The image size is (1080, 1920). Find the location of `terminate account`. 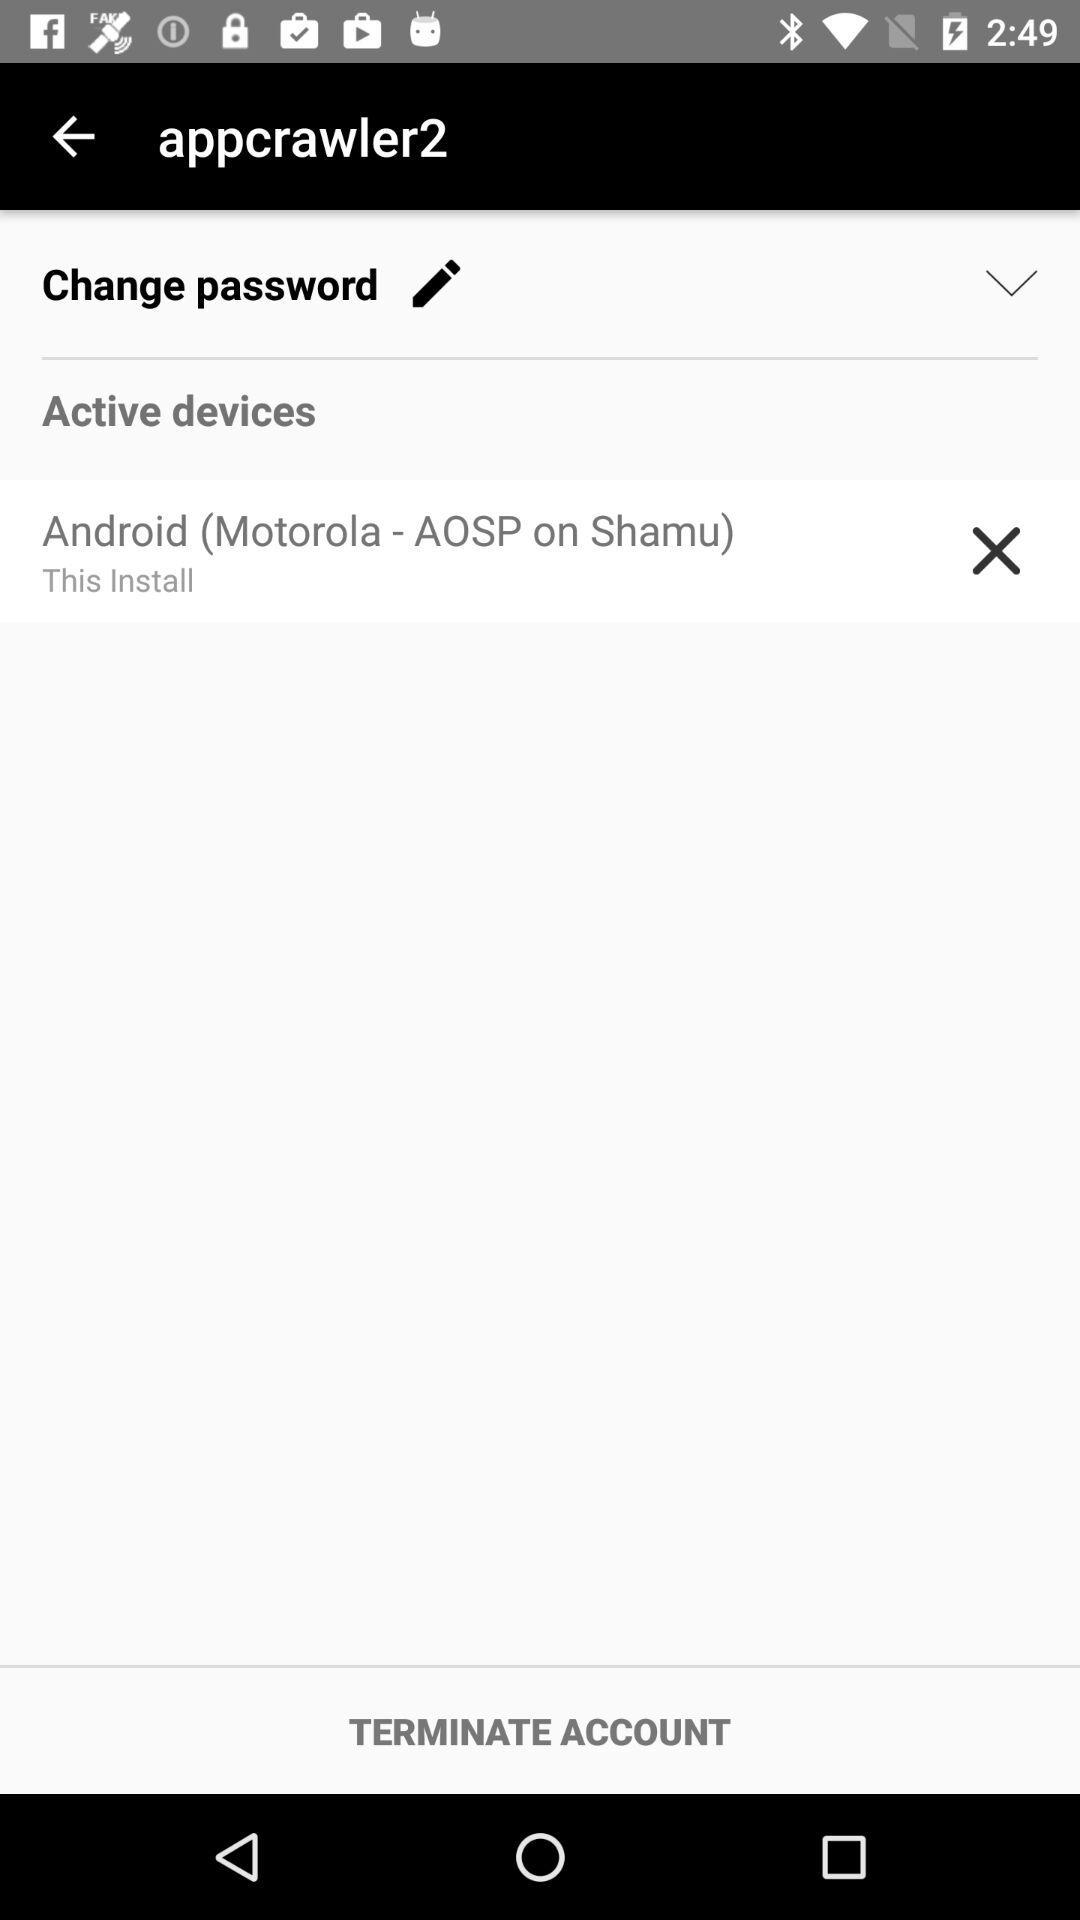

terminate account is located at coordinates (540, 1730).